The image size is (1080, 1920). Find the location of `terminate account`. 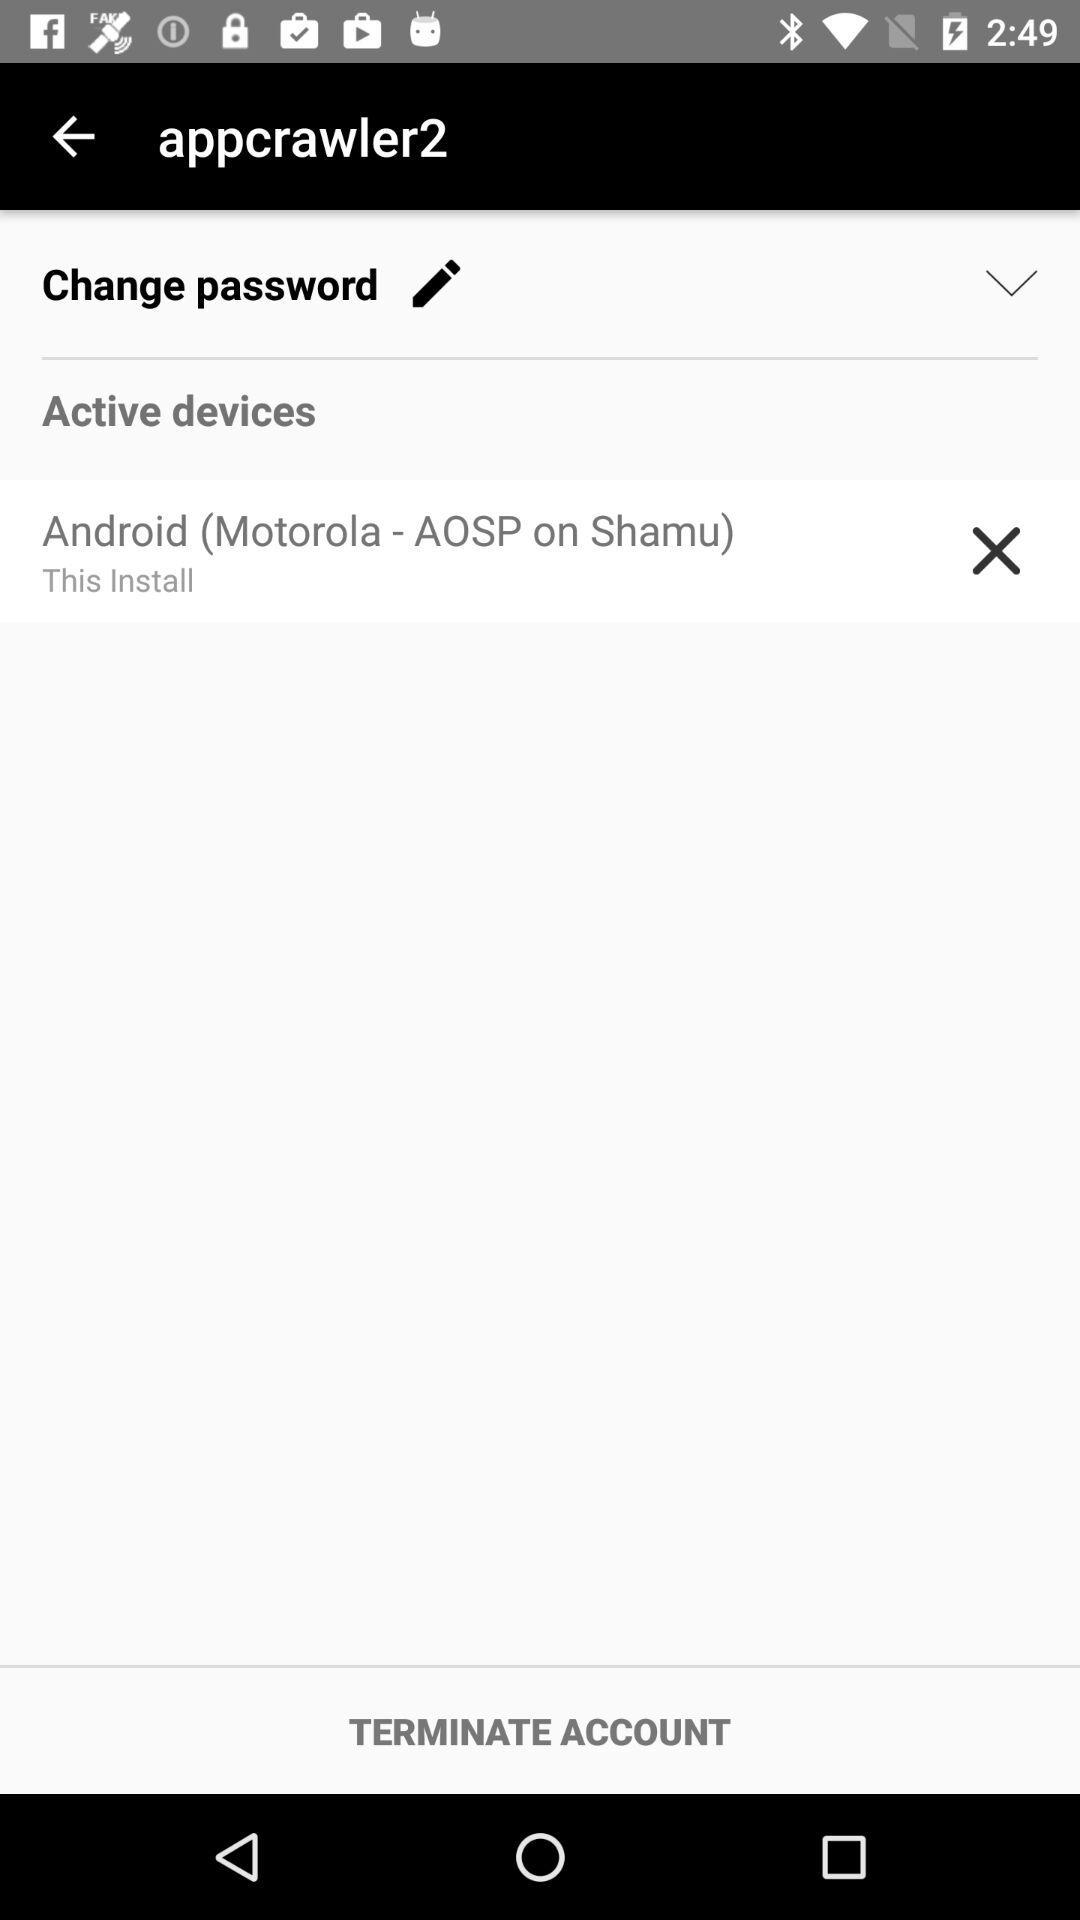

terminate account is located at coordinates (540, 1730).